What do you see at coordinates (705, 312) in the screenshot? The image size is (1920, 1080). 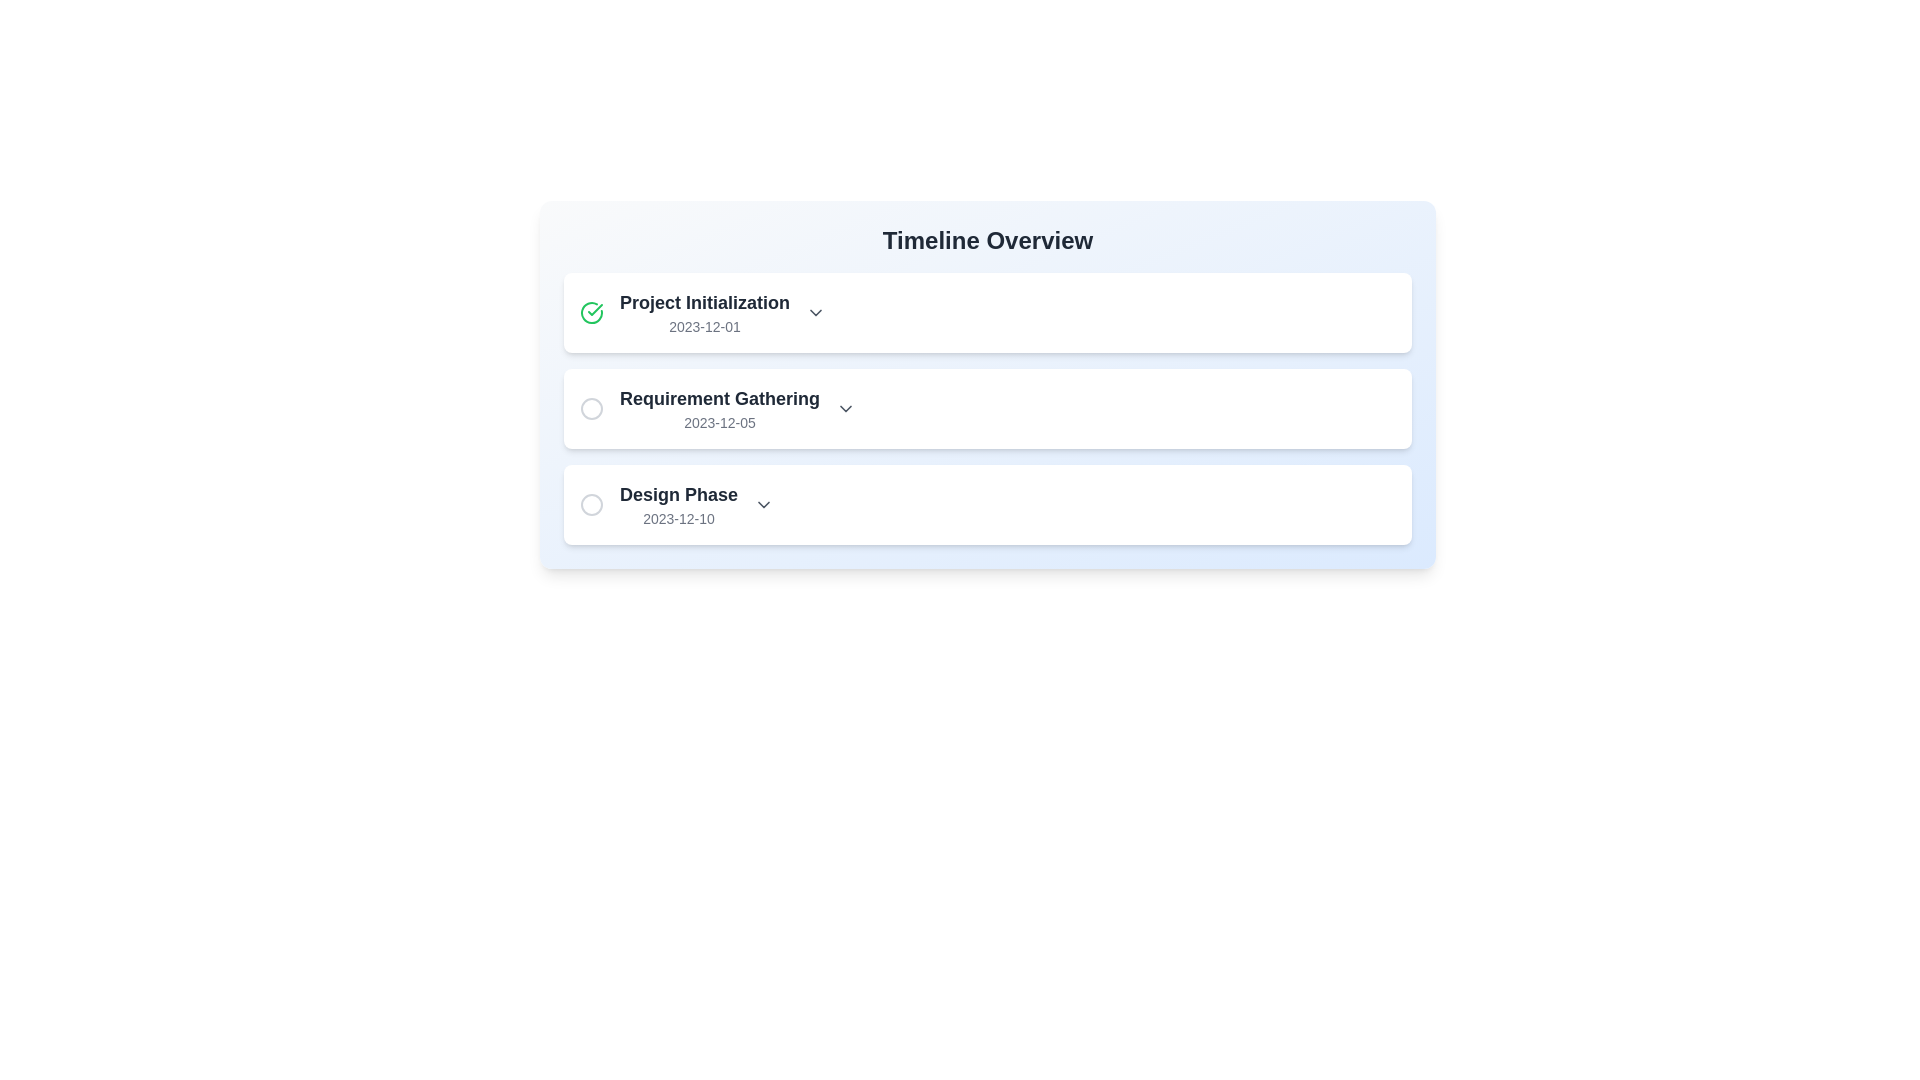 I see `the Text group (Title and Subtitle) displaying the project milestone title and date, located below the 'Timeline Overview' title and to the right of a checkmark icon` at bounding box center [705, 312].